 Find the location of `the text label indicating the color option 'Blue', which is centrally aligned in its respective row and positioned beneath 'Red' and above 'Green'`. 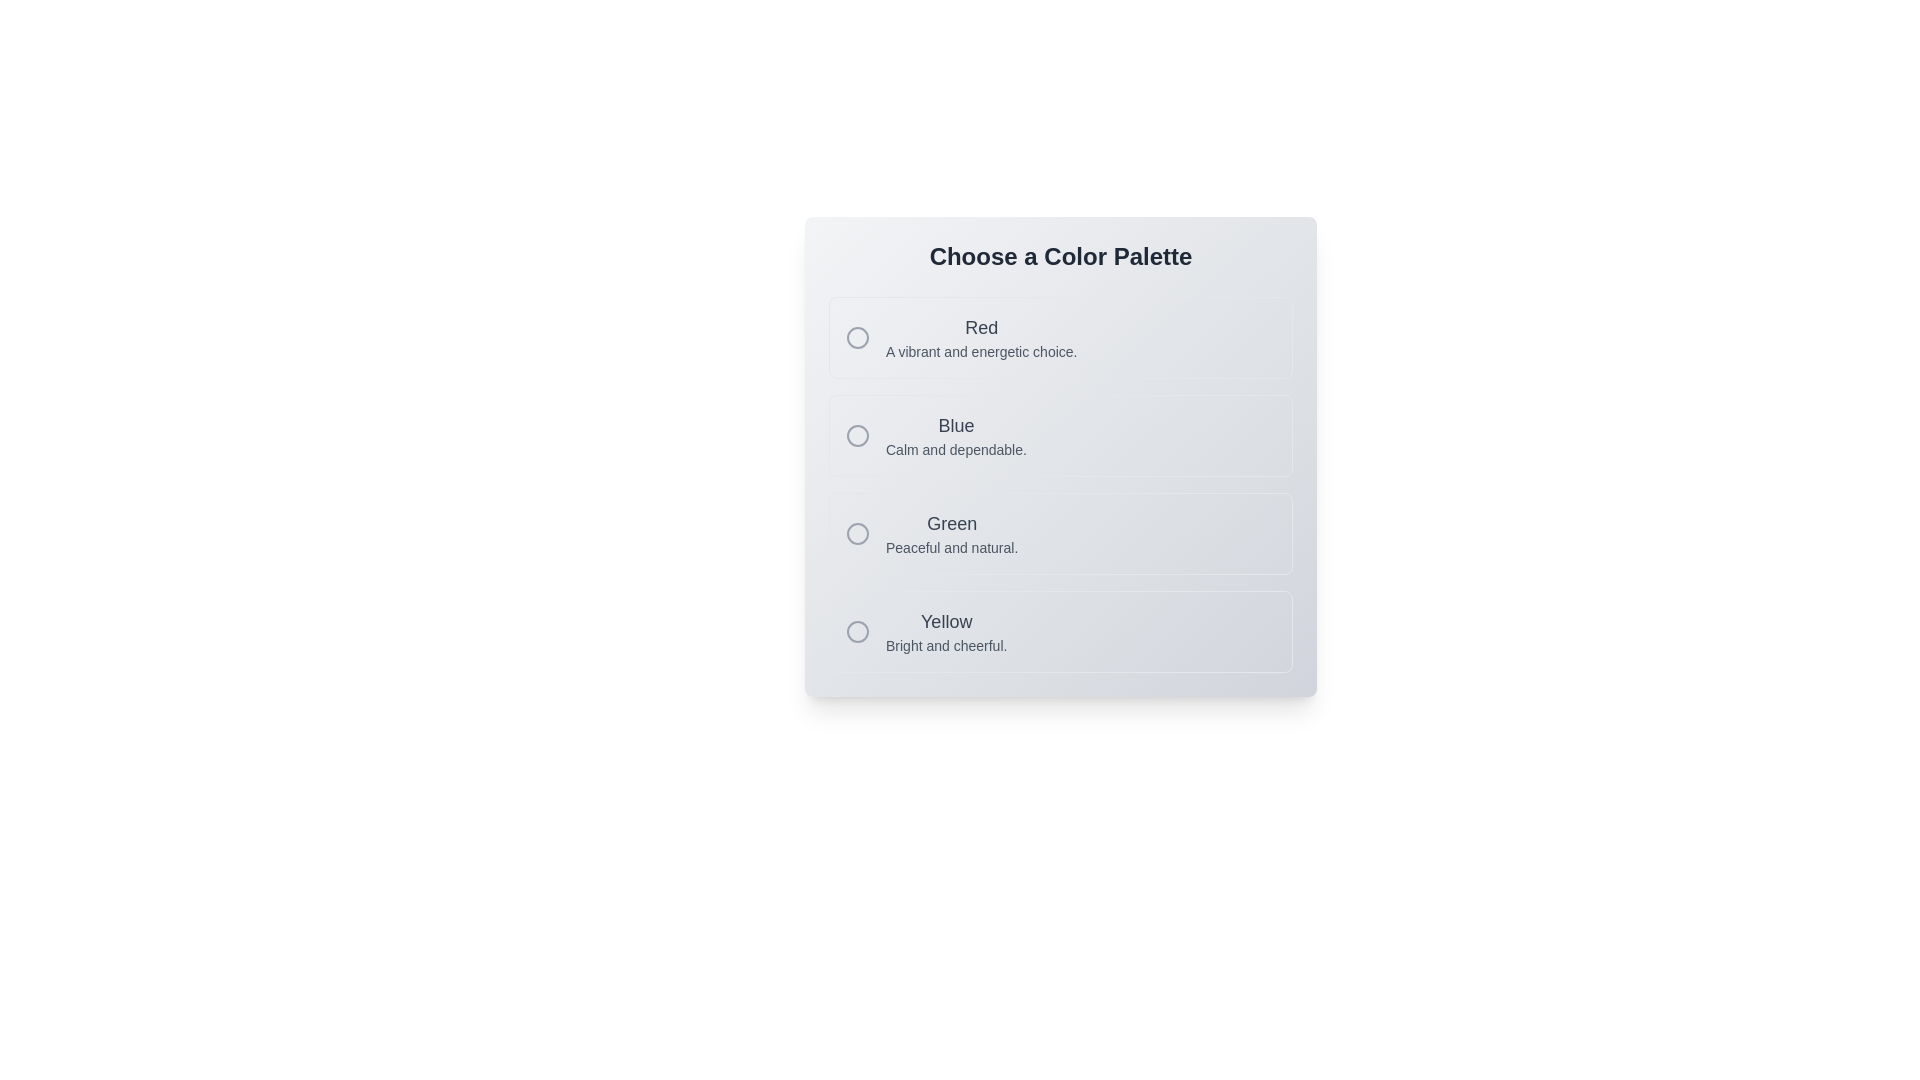

the text label indicating the color option 'Blue', which is centrally aligned in its respective row and positioned beneath 'Red' and above 'Green' is located at coordinates (955, 424).